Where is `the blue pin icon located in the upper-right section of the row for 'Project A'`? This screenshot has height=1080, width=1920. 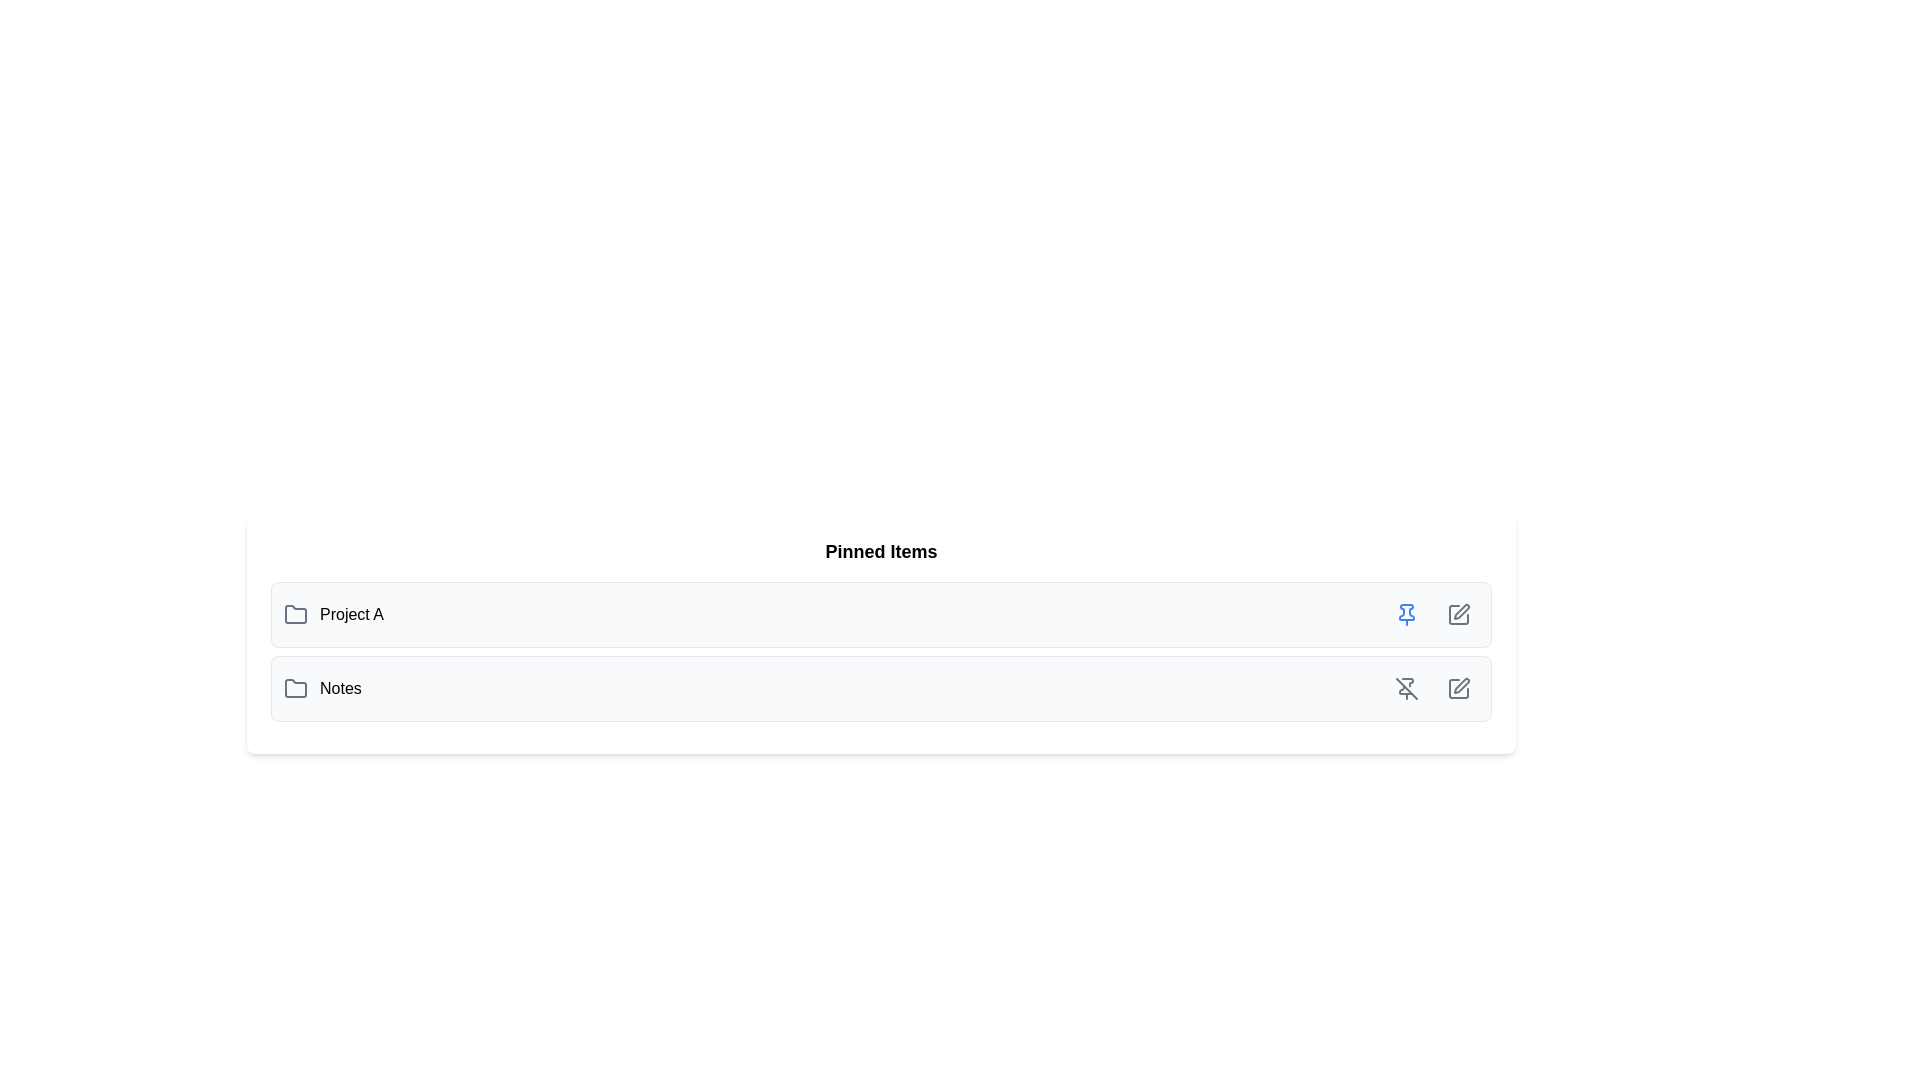 the blue pin icon located in the upper-right section of the row for 'Project A' is located at coordinates (1405, 611).